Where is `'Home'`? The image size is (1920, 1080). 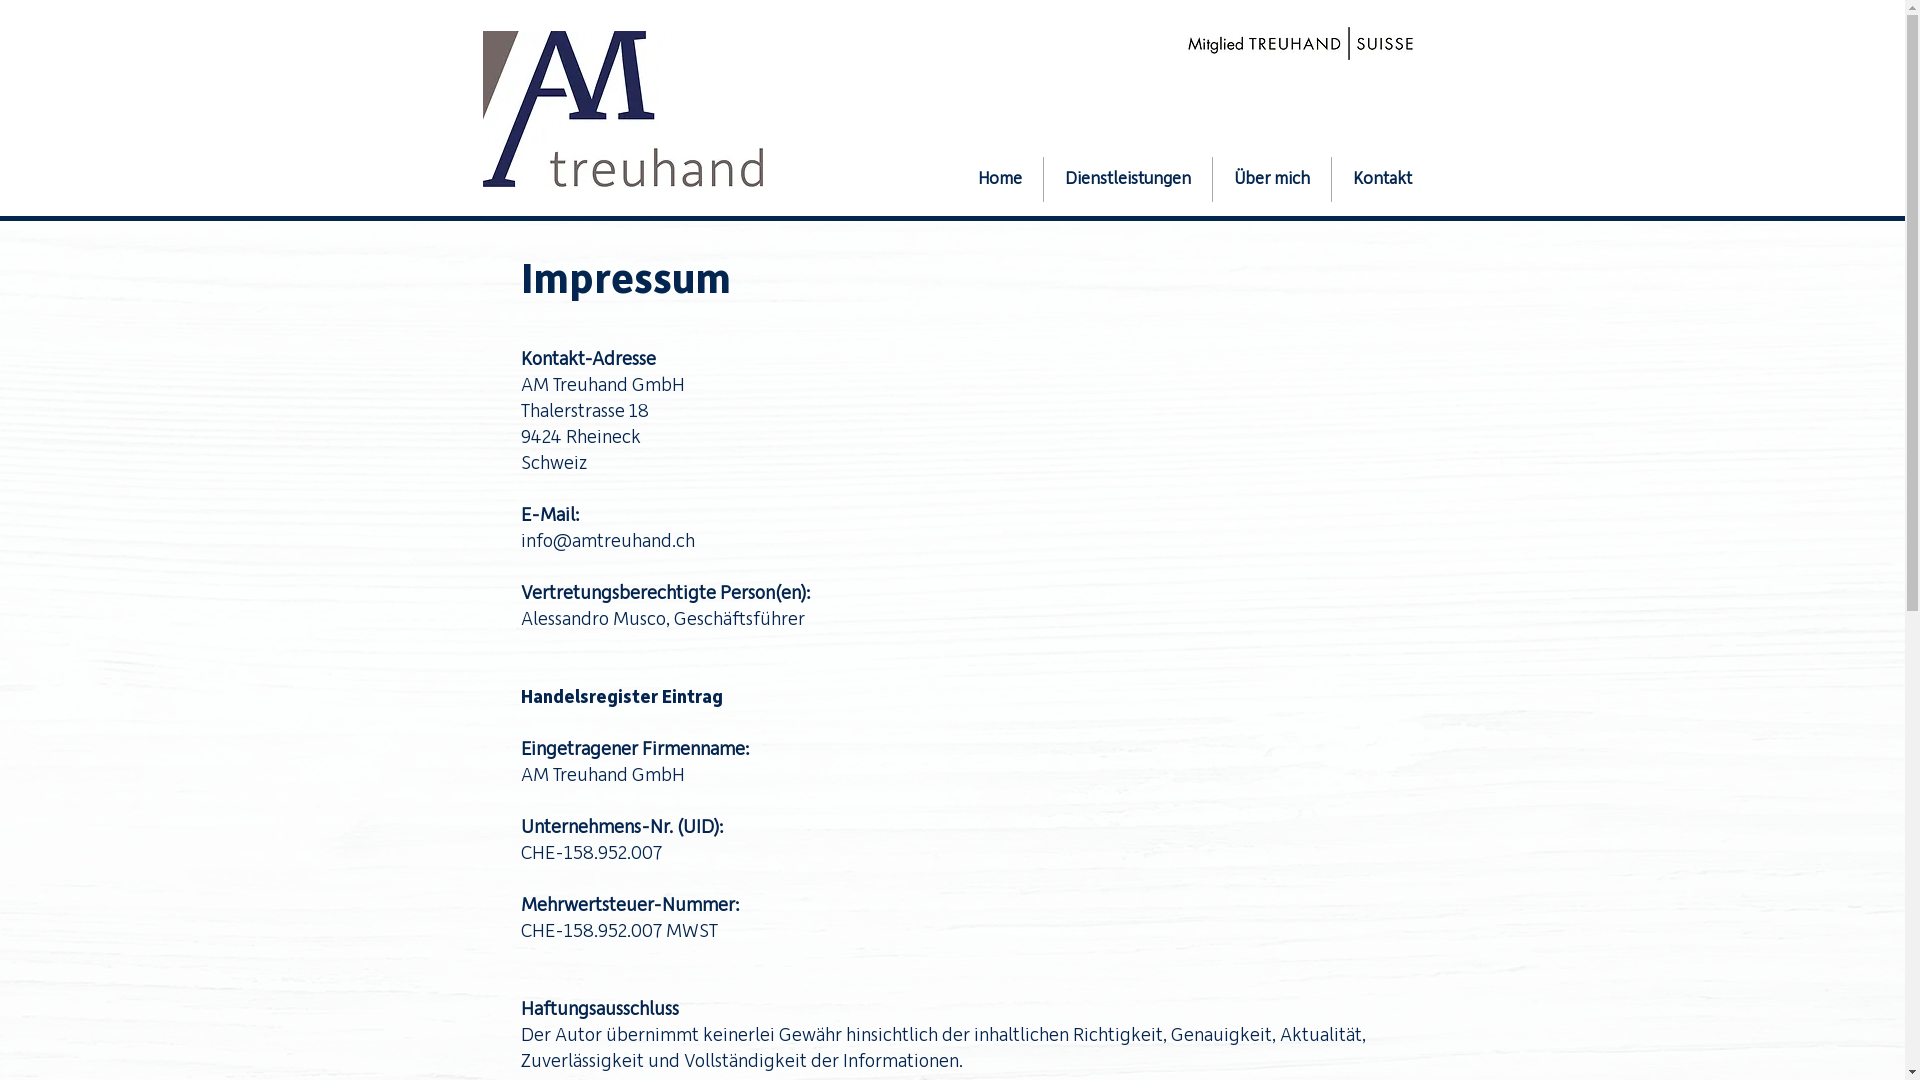
'Home' is located at coordinates (998, 178).